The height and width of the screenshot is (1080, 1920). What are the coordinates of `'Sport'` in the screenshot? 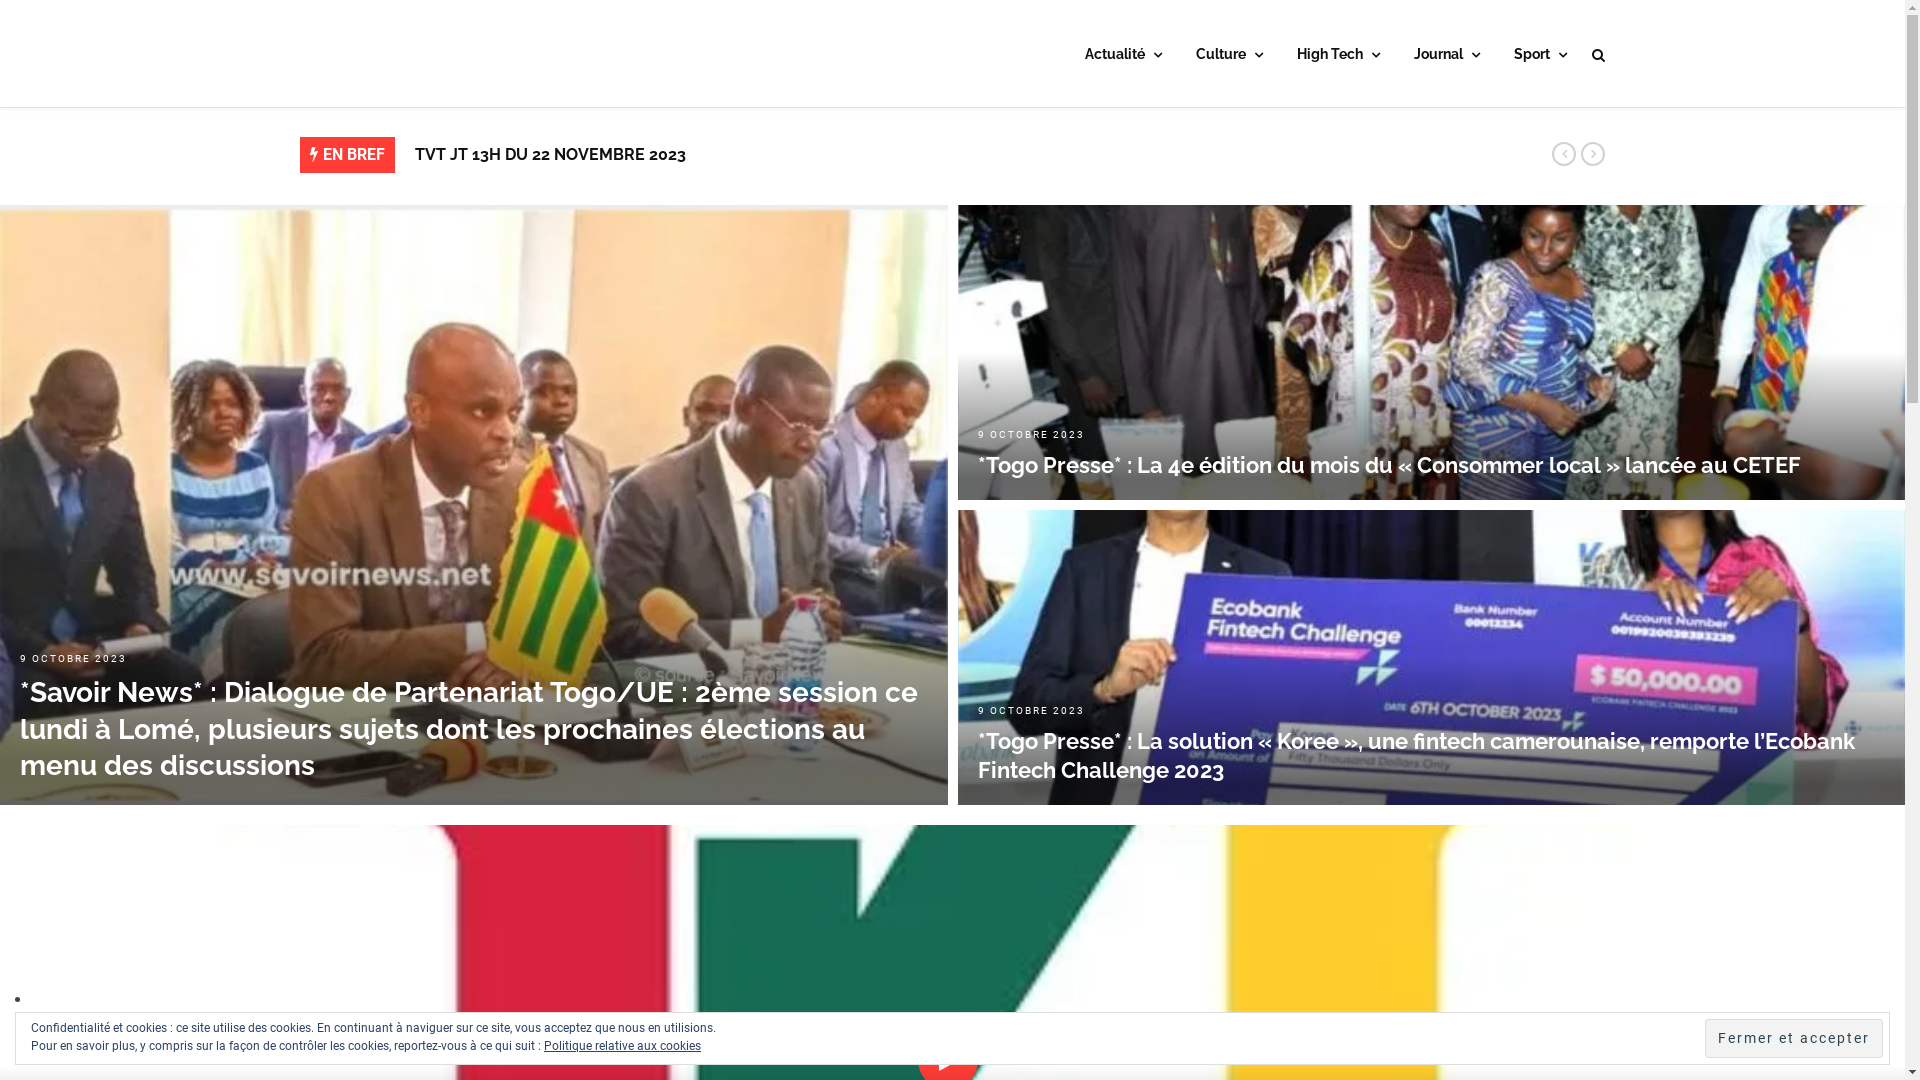 It's located at (1539, 55).